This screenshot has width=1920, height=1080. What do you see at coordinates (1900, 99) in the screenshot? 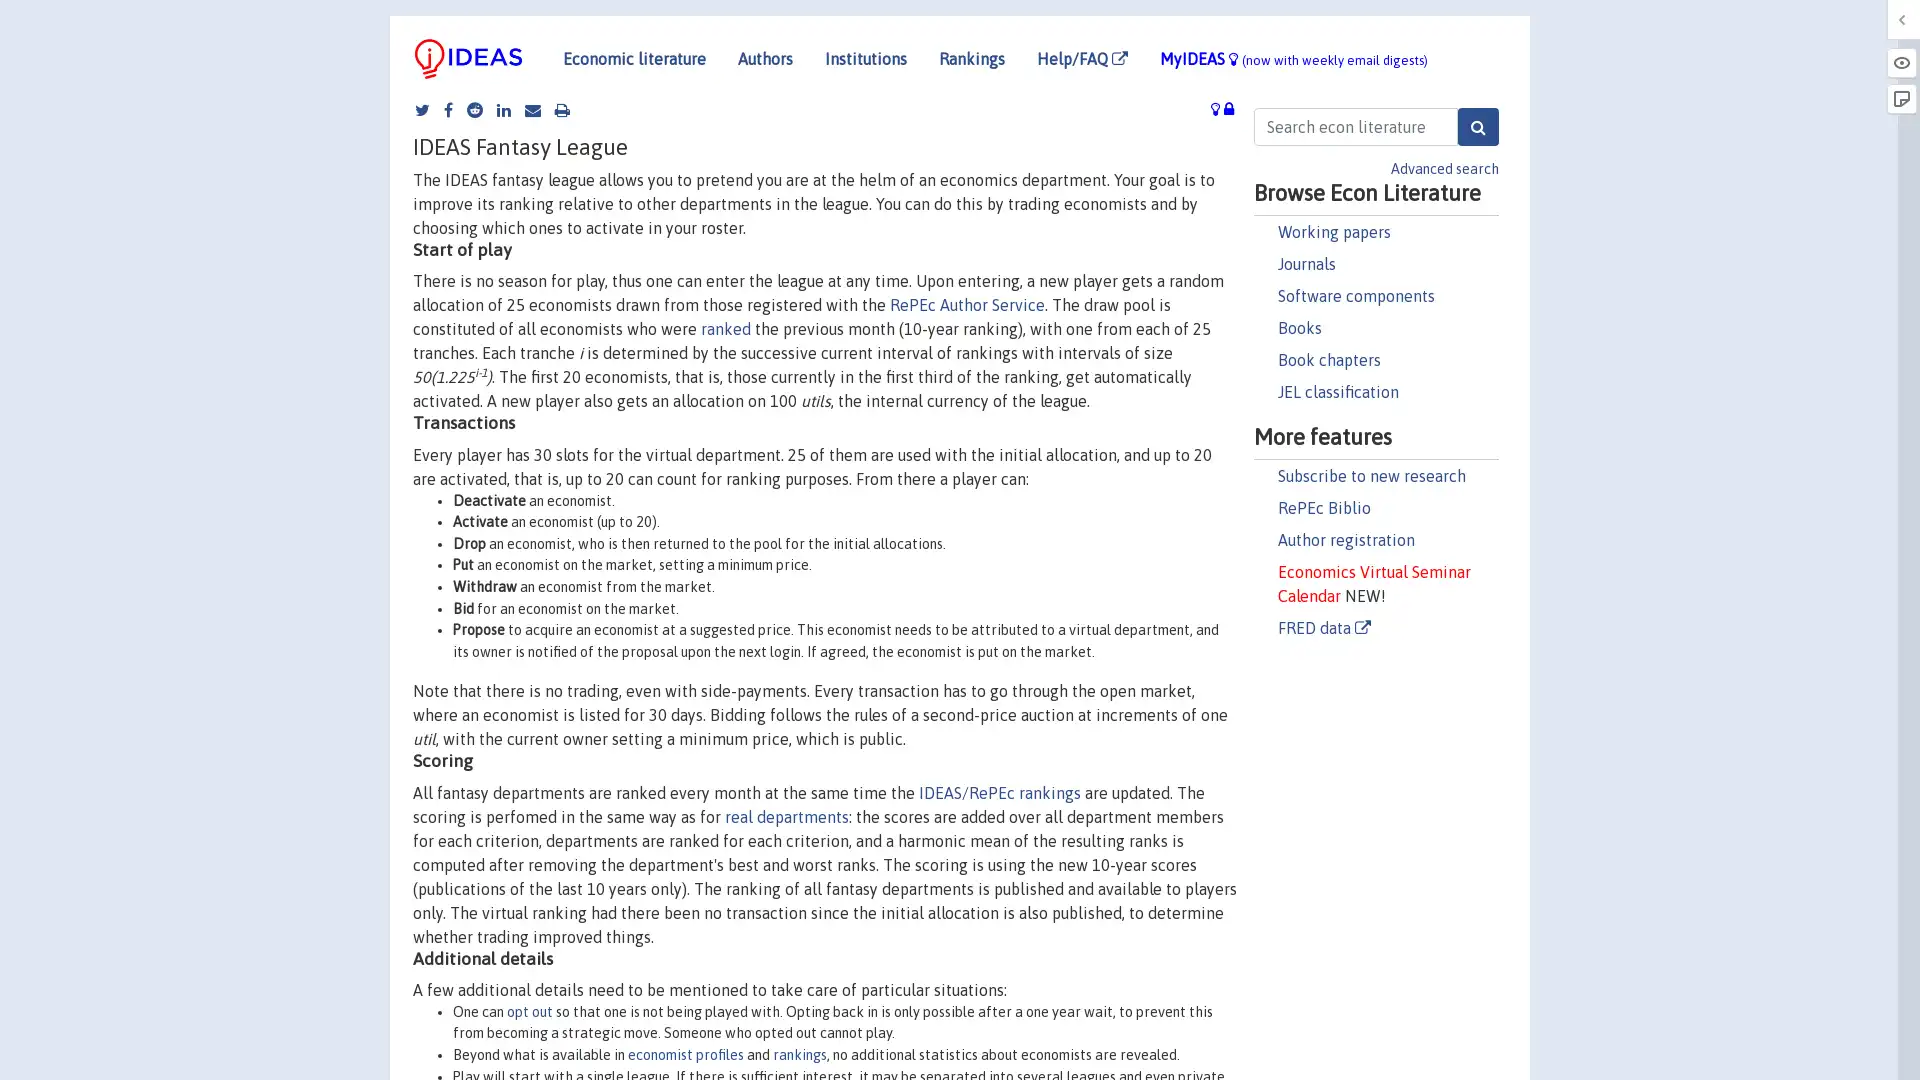
I see `New page note` at bounding box center [1900, 99].